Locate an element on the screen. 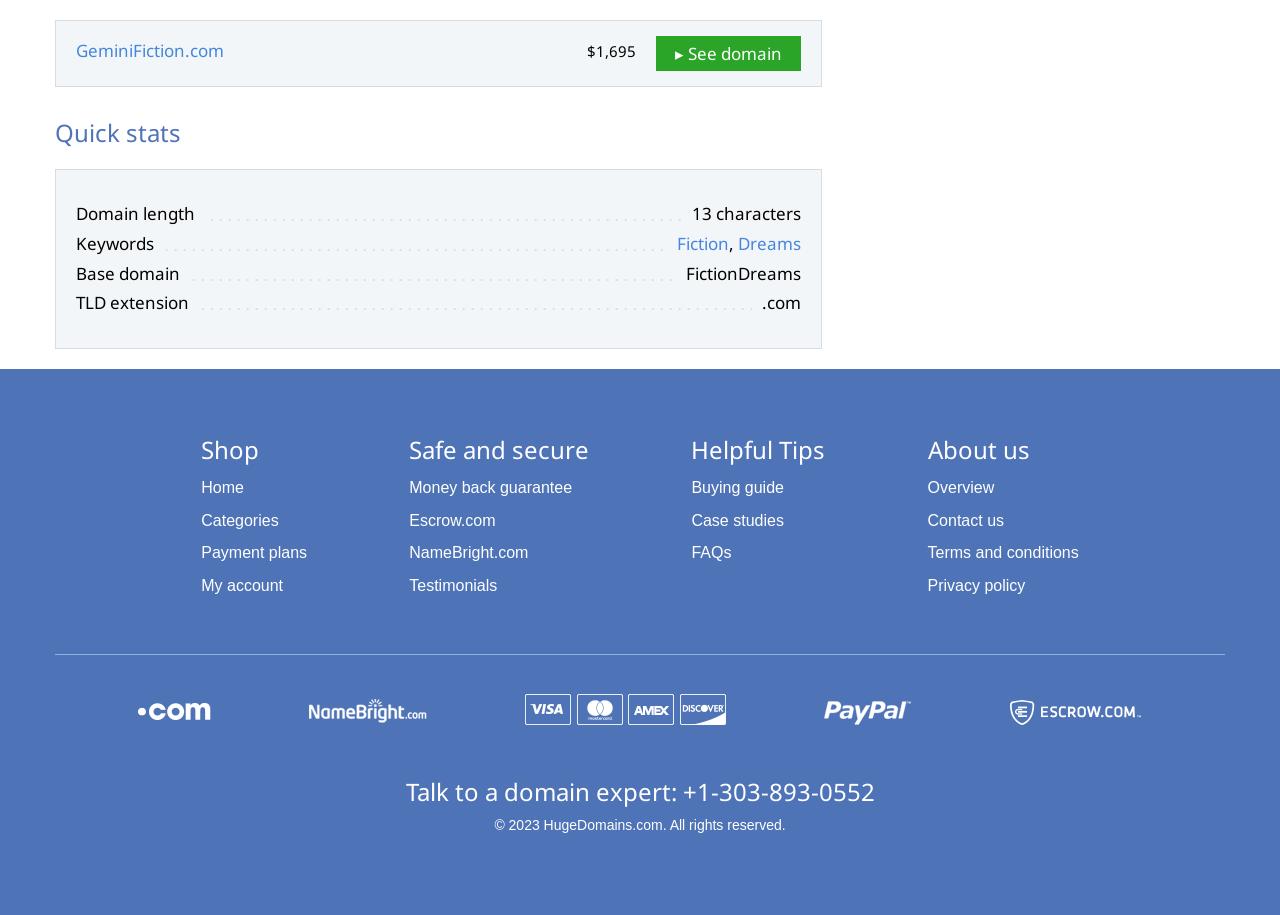 The height and width of the screenshot is (915, 1280). 'Payment plans' is located at coordinates (252, 552).